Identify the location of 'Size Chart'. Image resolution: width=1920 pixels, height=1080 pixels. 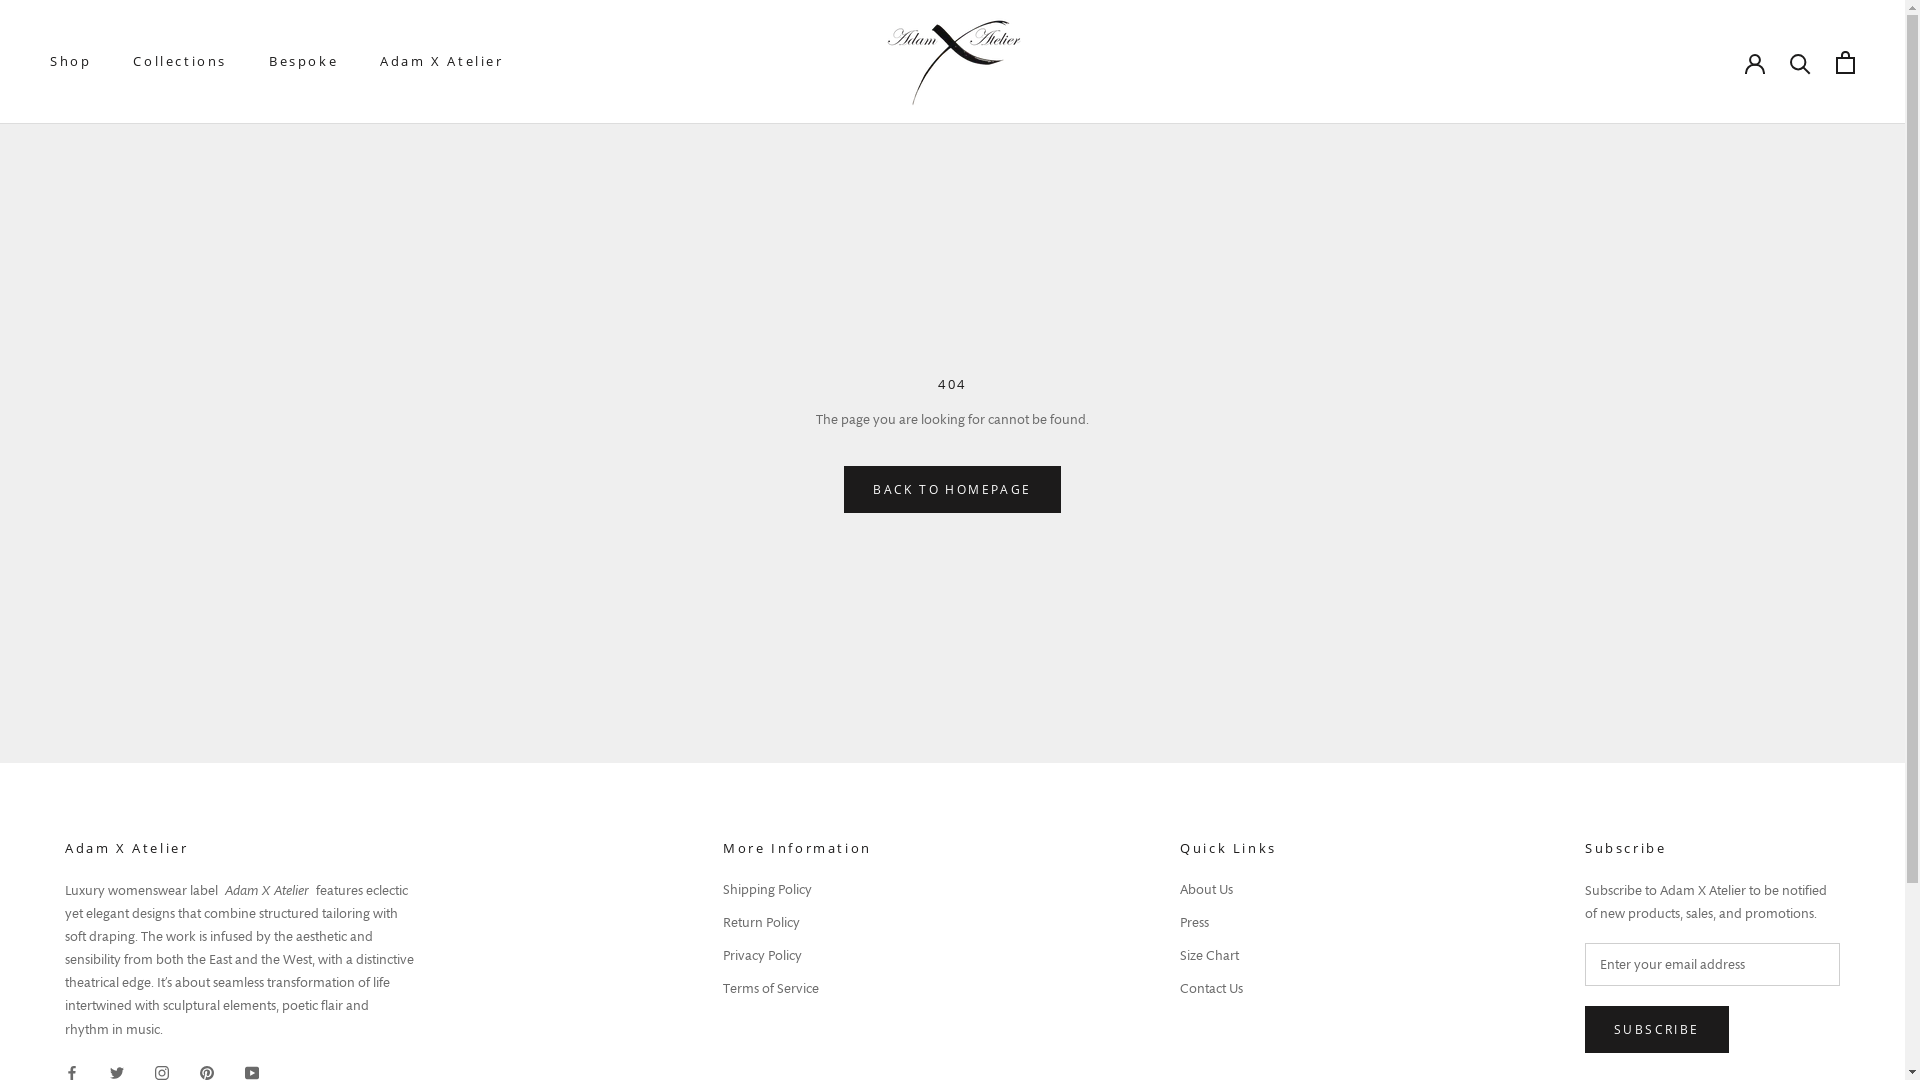
(1180, 954).